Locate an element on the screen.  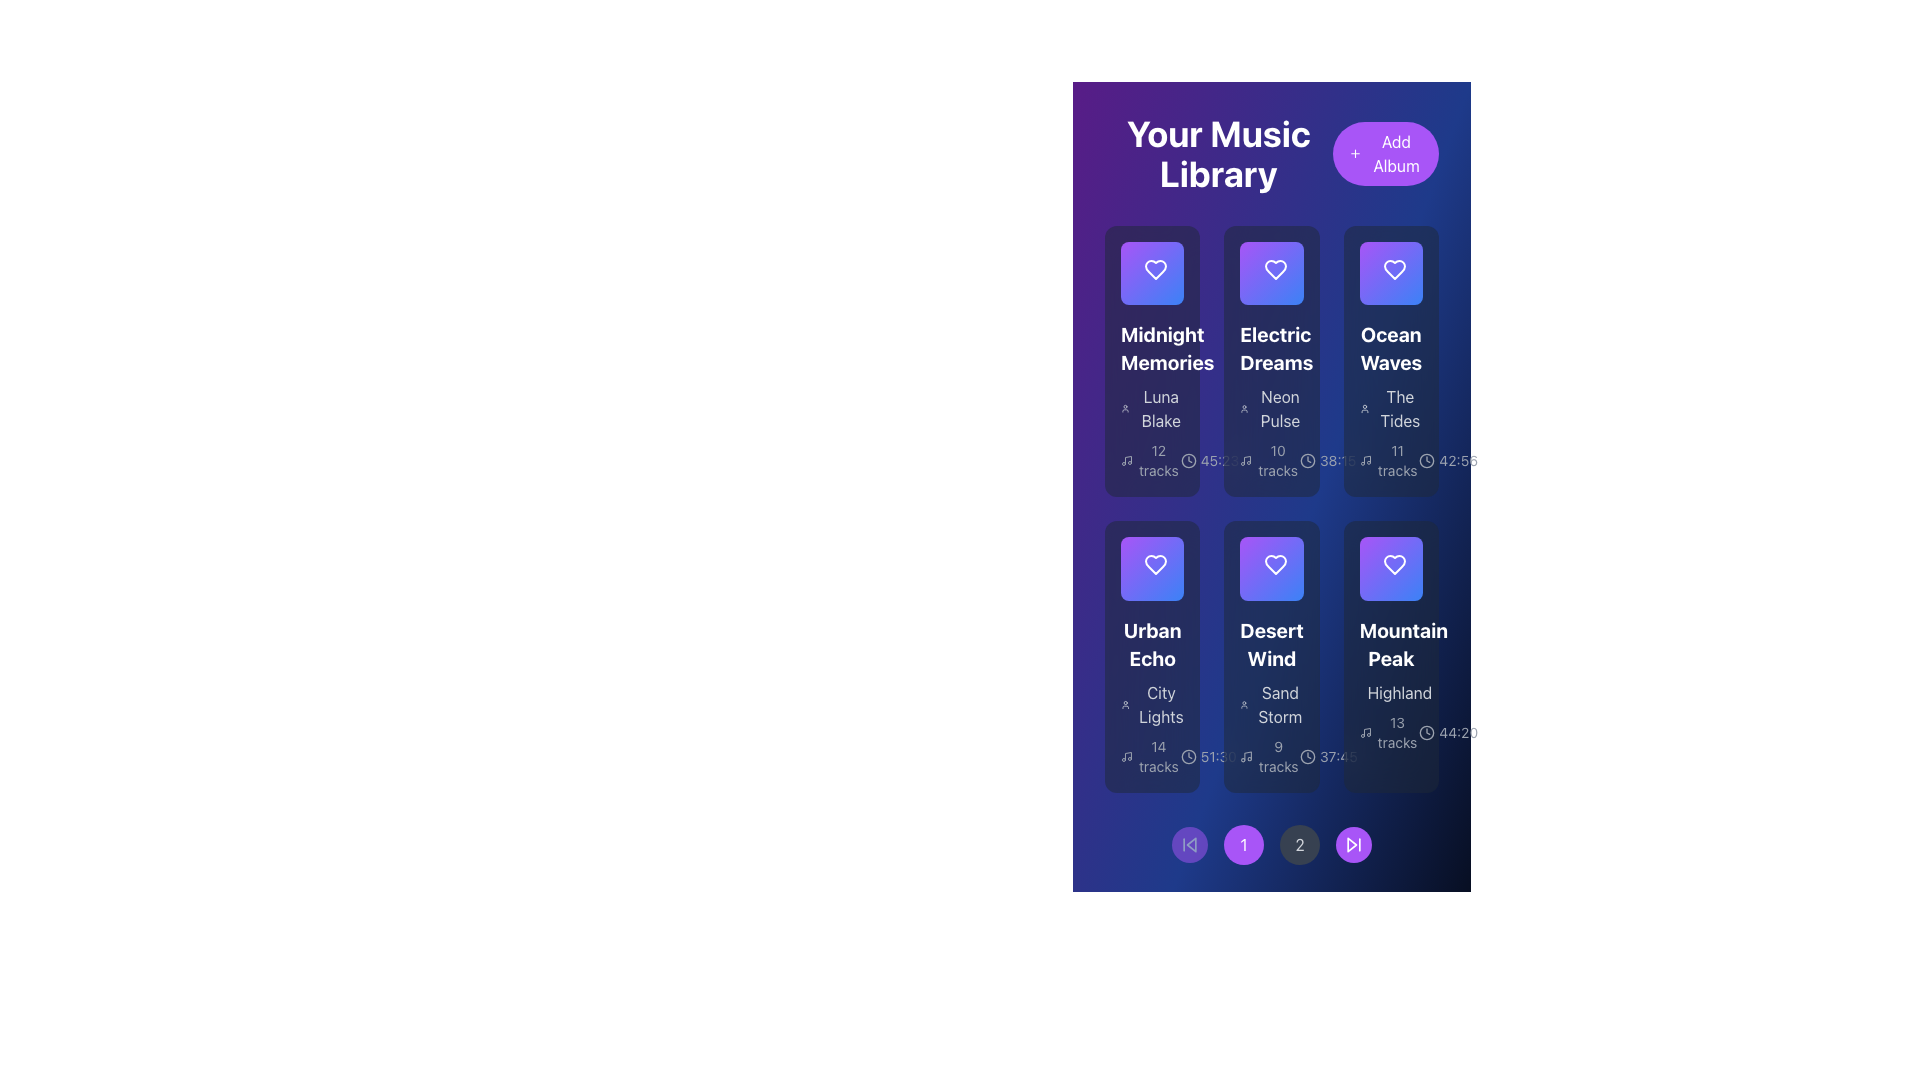
the triangular play button icon located in the center of the second card in the top row of the grid layout under the 'Your Music Library' title to initiate play is located at coordinates (1271, 273).